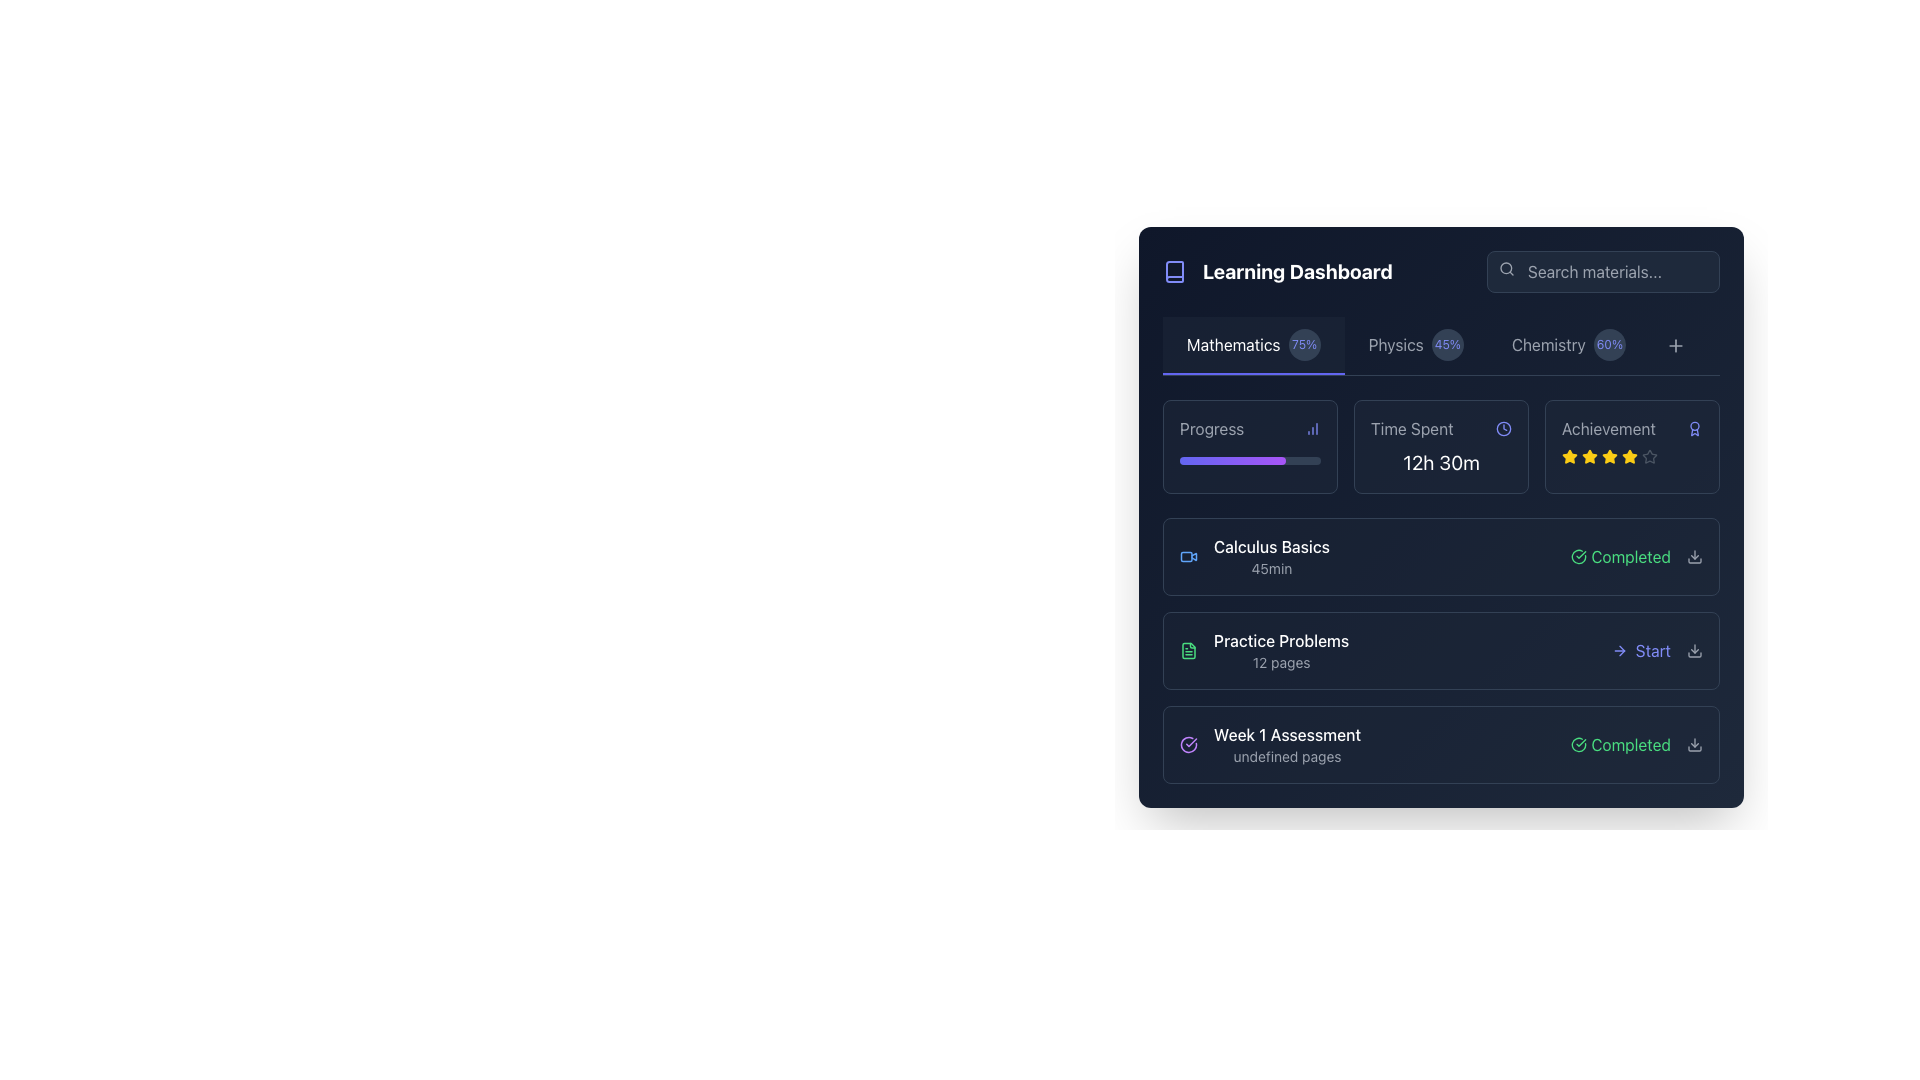  What do you see at coordinates (1281, 651) in the screenshot?
I see `the text block containing practice problems information, located in the third position under the 'Learning Dashboard' section` at bounding box center [1281, 651].